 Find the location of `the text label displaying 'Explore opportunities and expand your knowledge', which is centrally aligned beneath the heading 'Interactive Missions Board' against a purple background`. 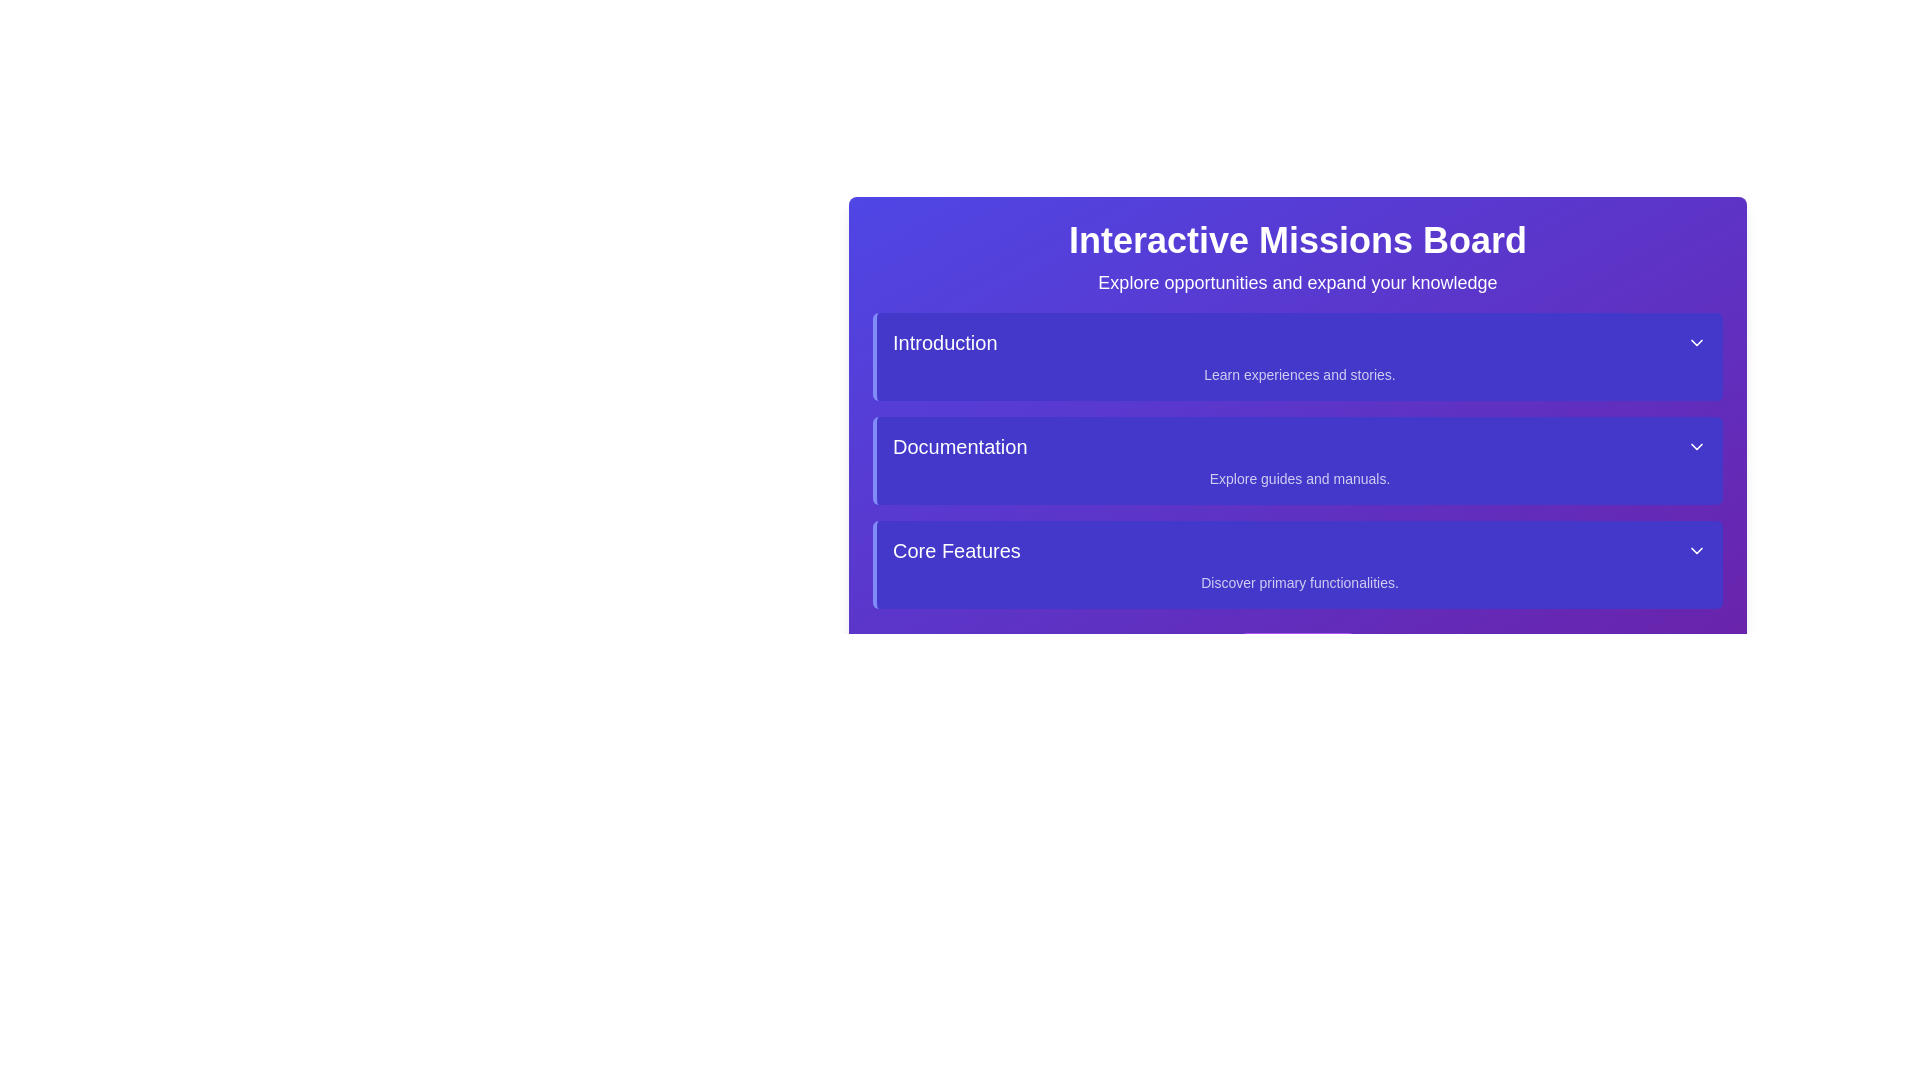

the text label displaying 'Explore opportunities and expand your knowledge', which is centrally aligned beneath the heading 'Interactive Missions Board' against a purple background is located at coordinates (1297, 282).